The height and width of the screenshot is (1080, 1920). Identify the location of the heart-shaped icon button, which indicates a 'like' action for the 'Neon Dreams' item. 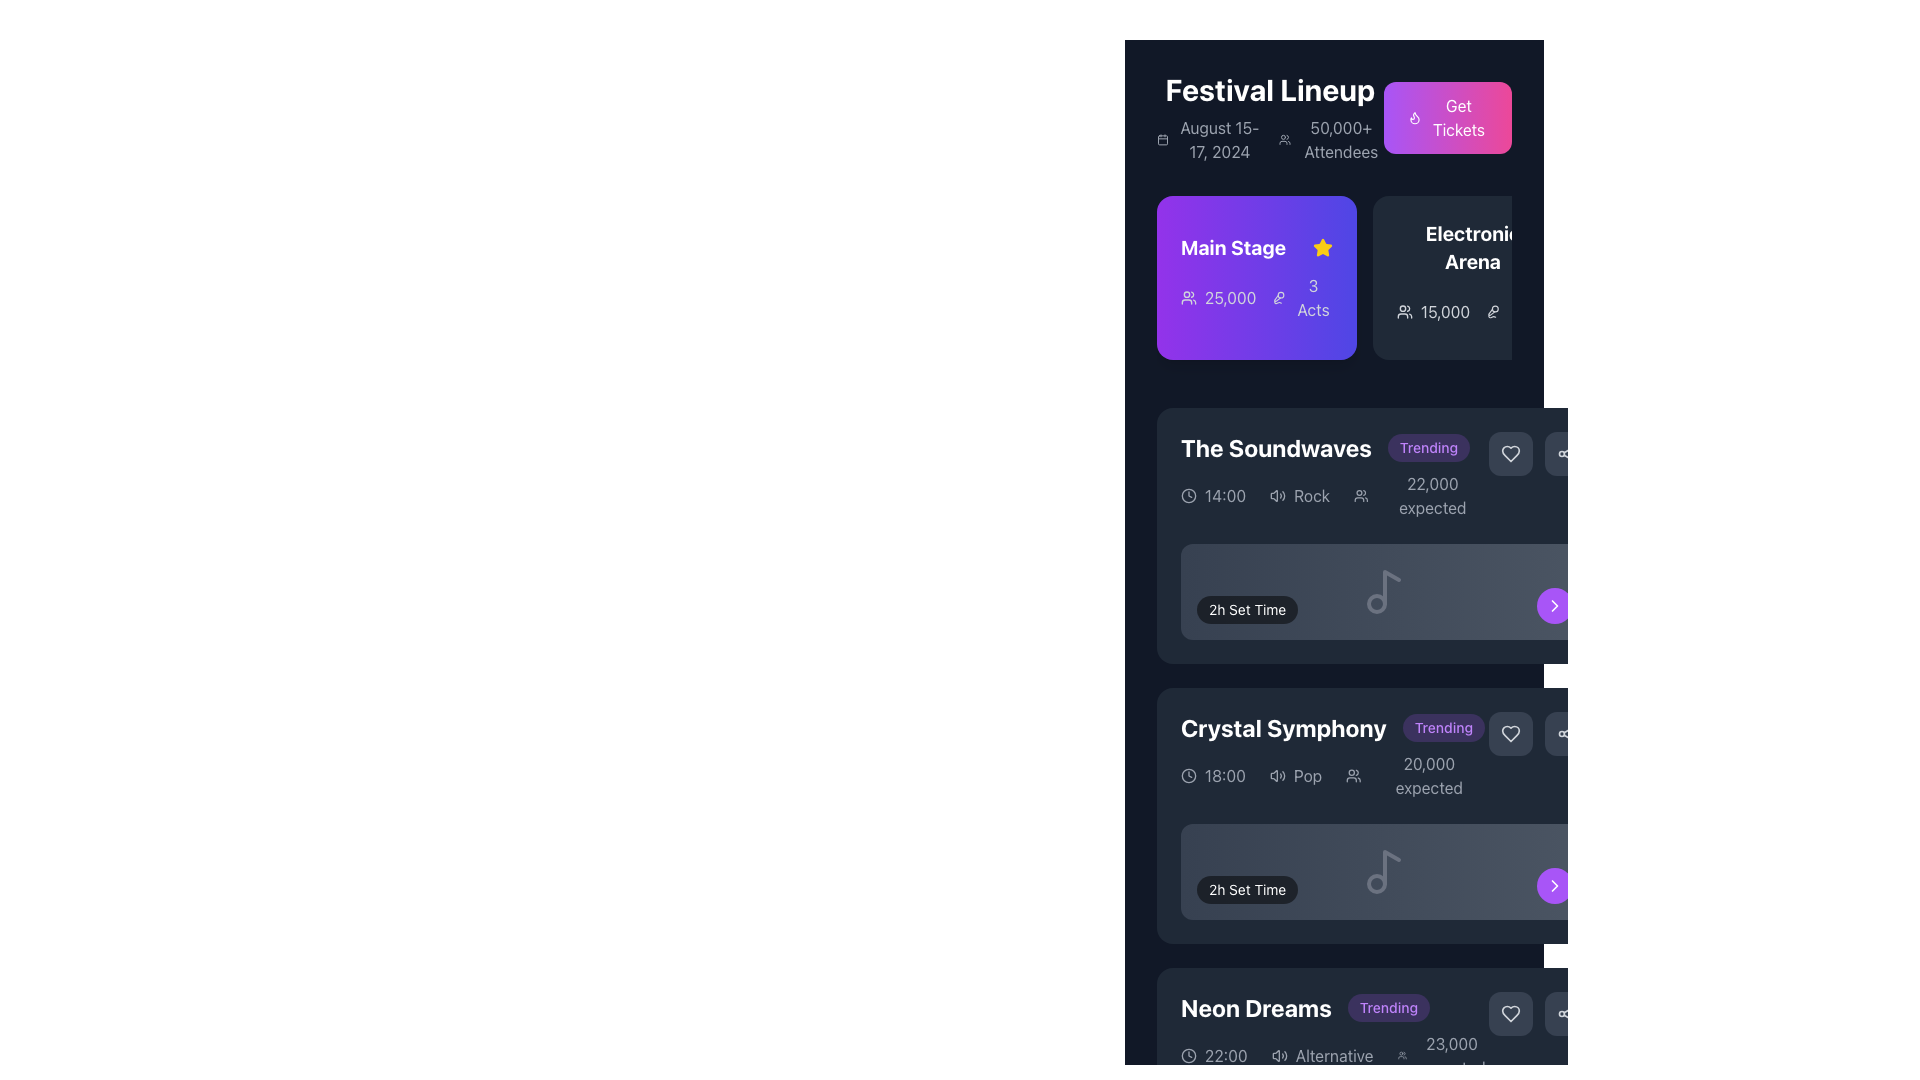
(1511, 1014).